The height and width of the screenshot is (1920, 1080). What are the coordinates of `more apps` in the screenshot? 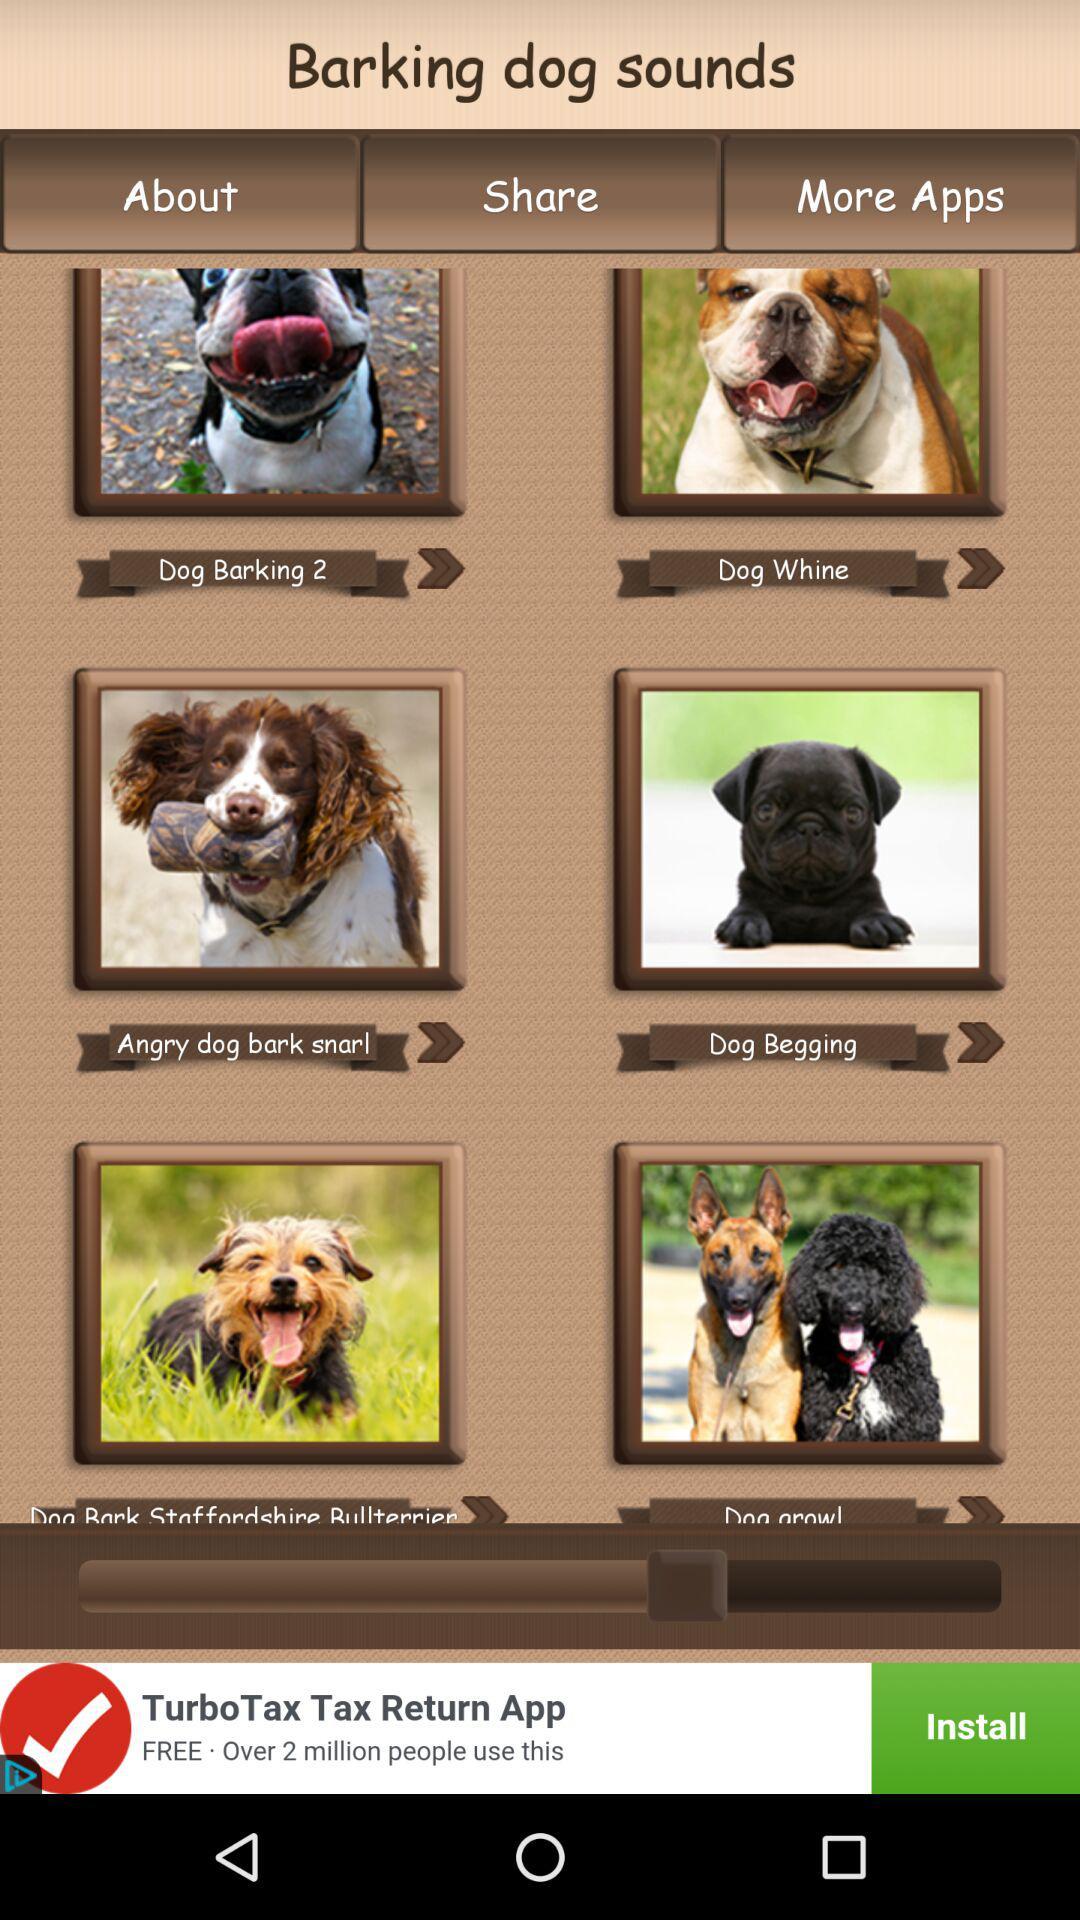 It's located at (900, 194).